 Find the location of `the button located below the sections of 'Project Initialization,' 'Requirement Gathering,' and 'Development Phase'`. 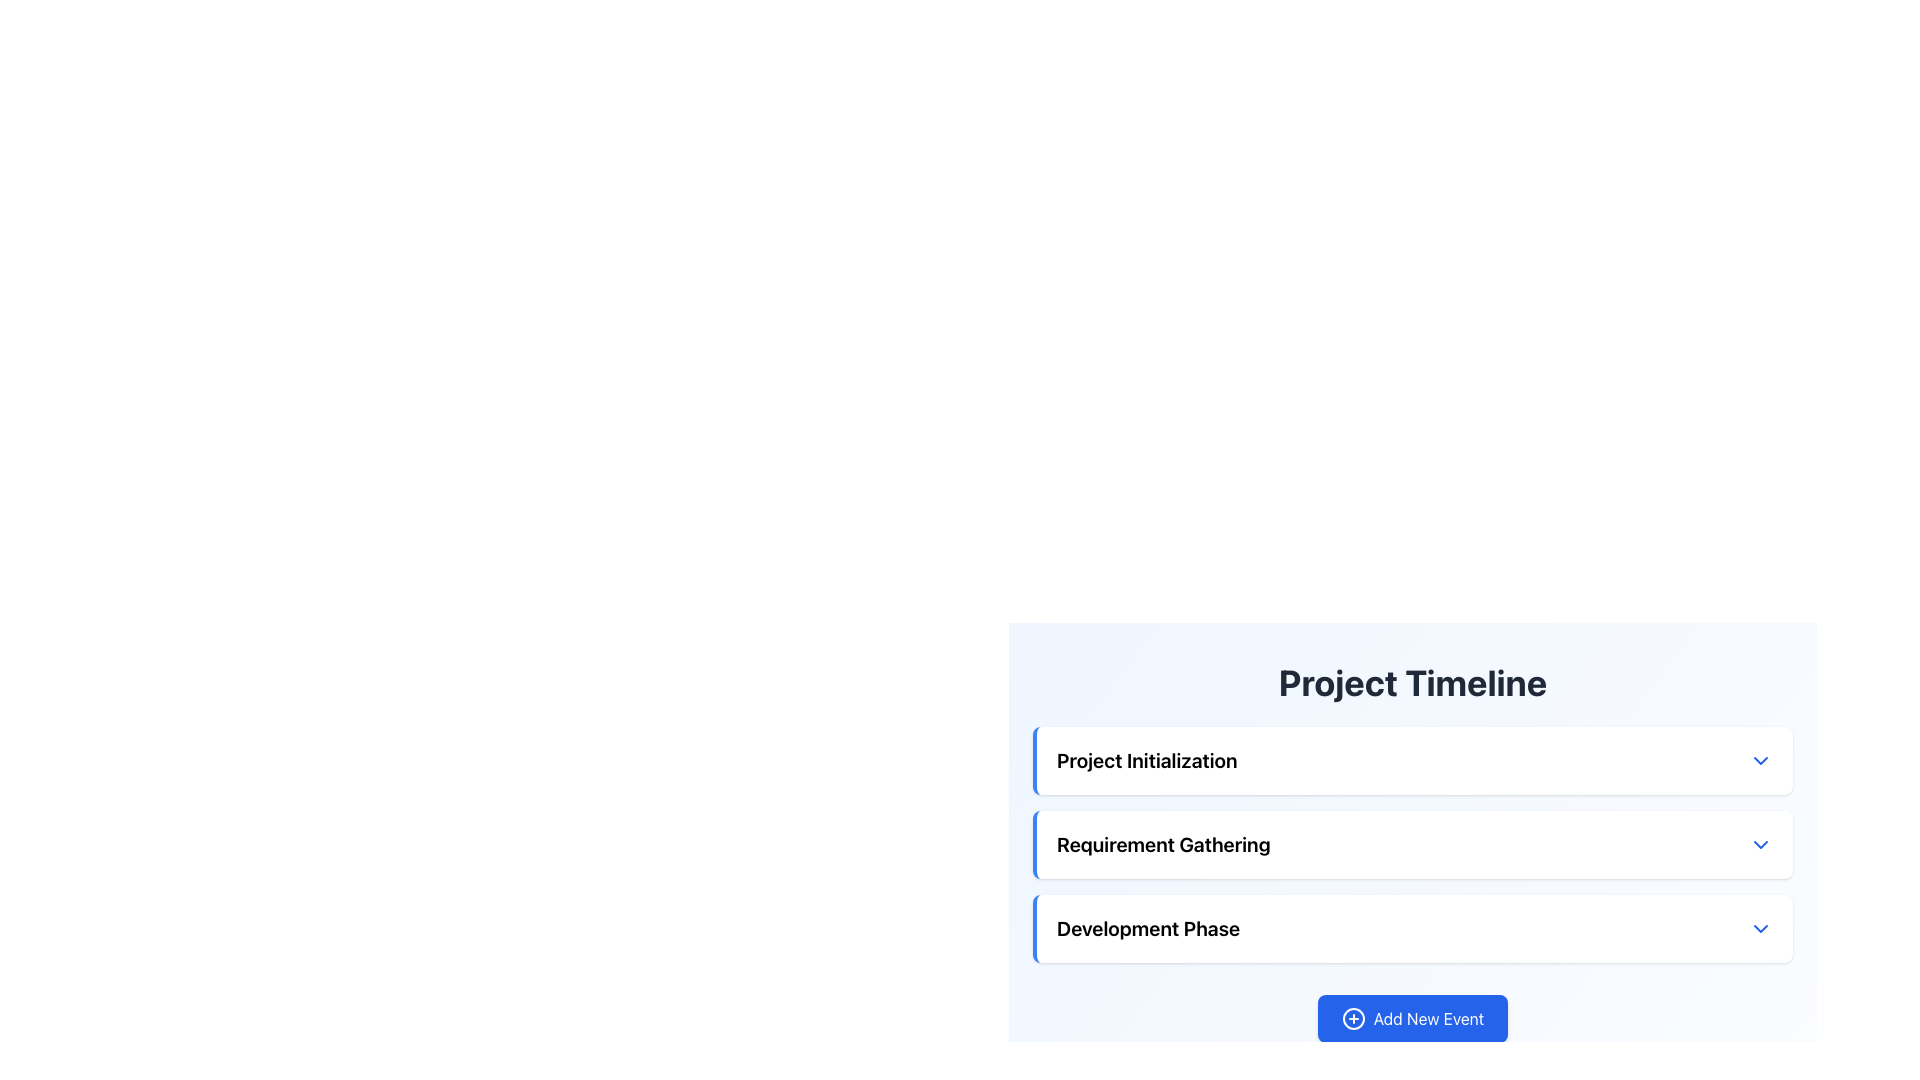

the button located below the sections of 'Project Initialization,' 'Requirement Gathering,' and 'Development Phase' is located at coordinates (1411, 1018).